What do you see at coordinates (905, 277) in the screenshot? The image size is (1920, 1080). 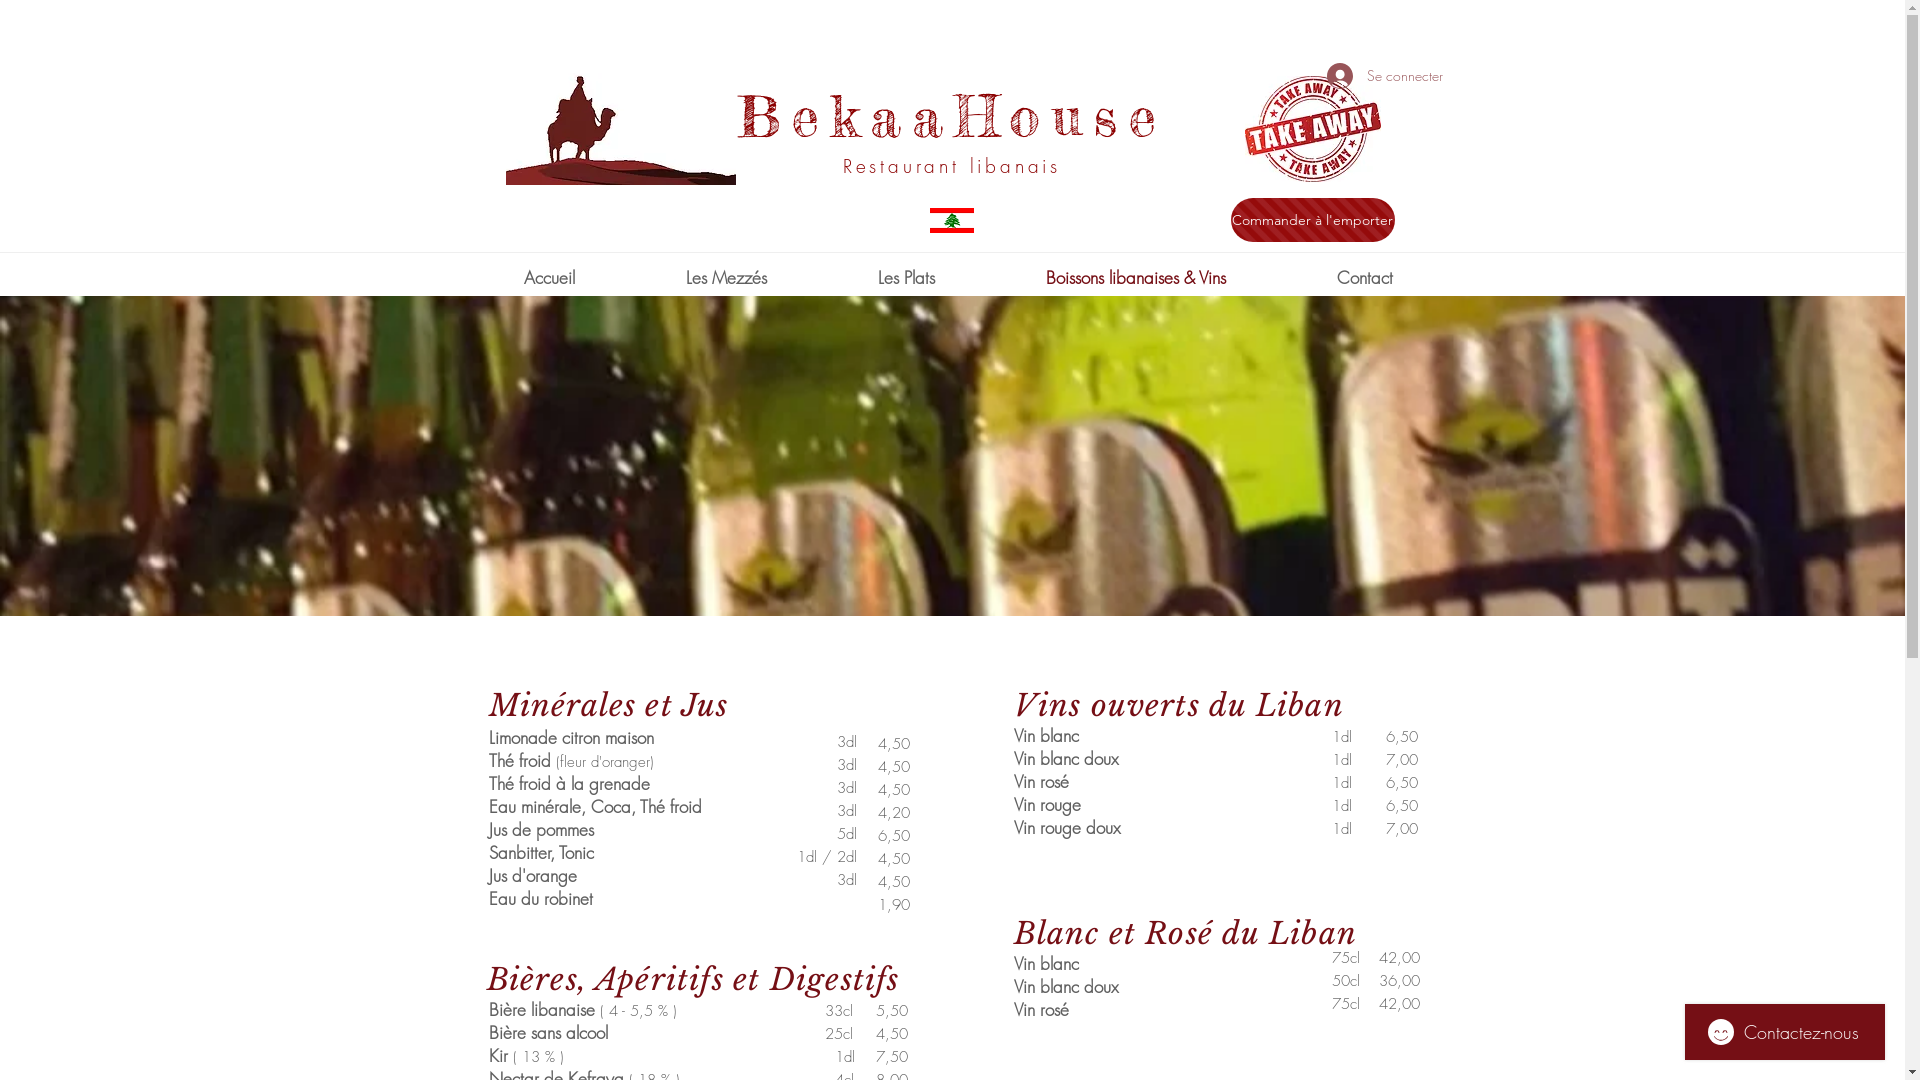 I see `'Les Plats'` at bounding box center [905, 277].